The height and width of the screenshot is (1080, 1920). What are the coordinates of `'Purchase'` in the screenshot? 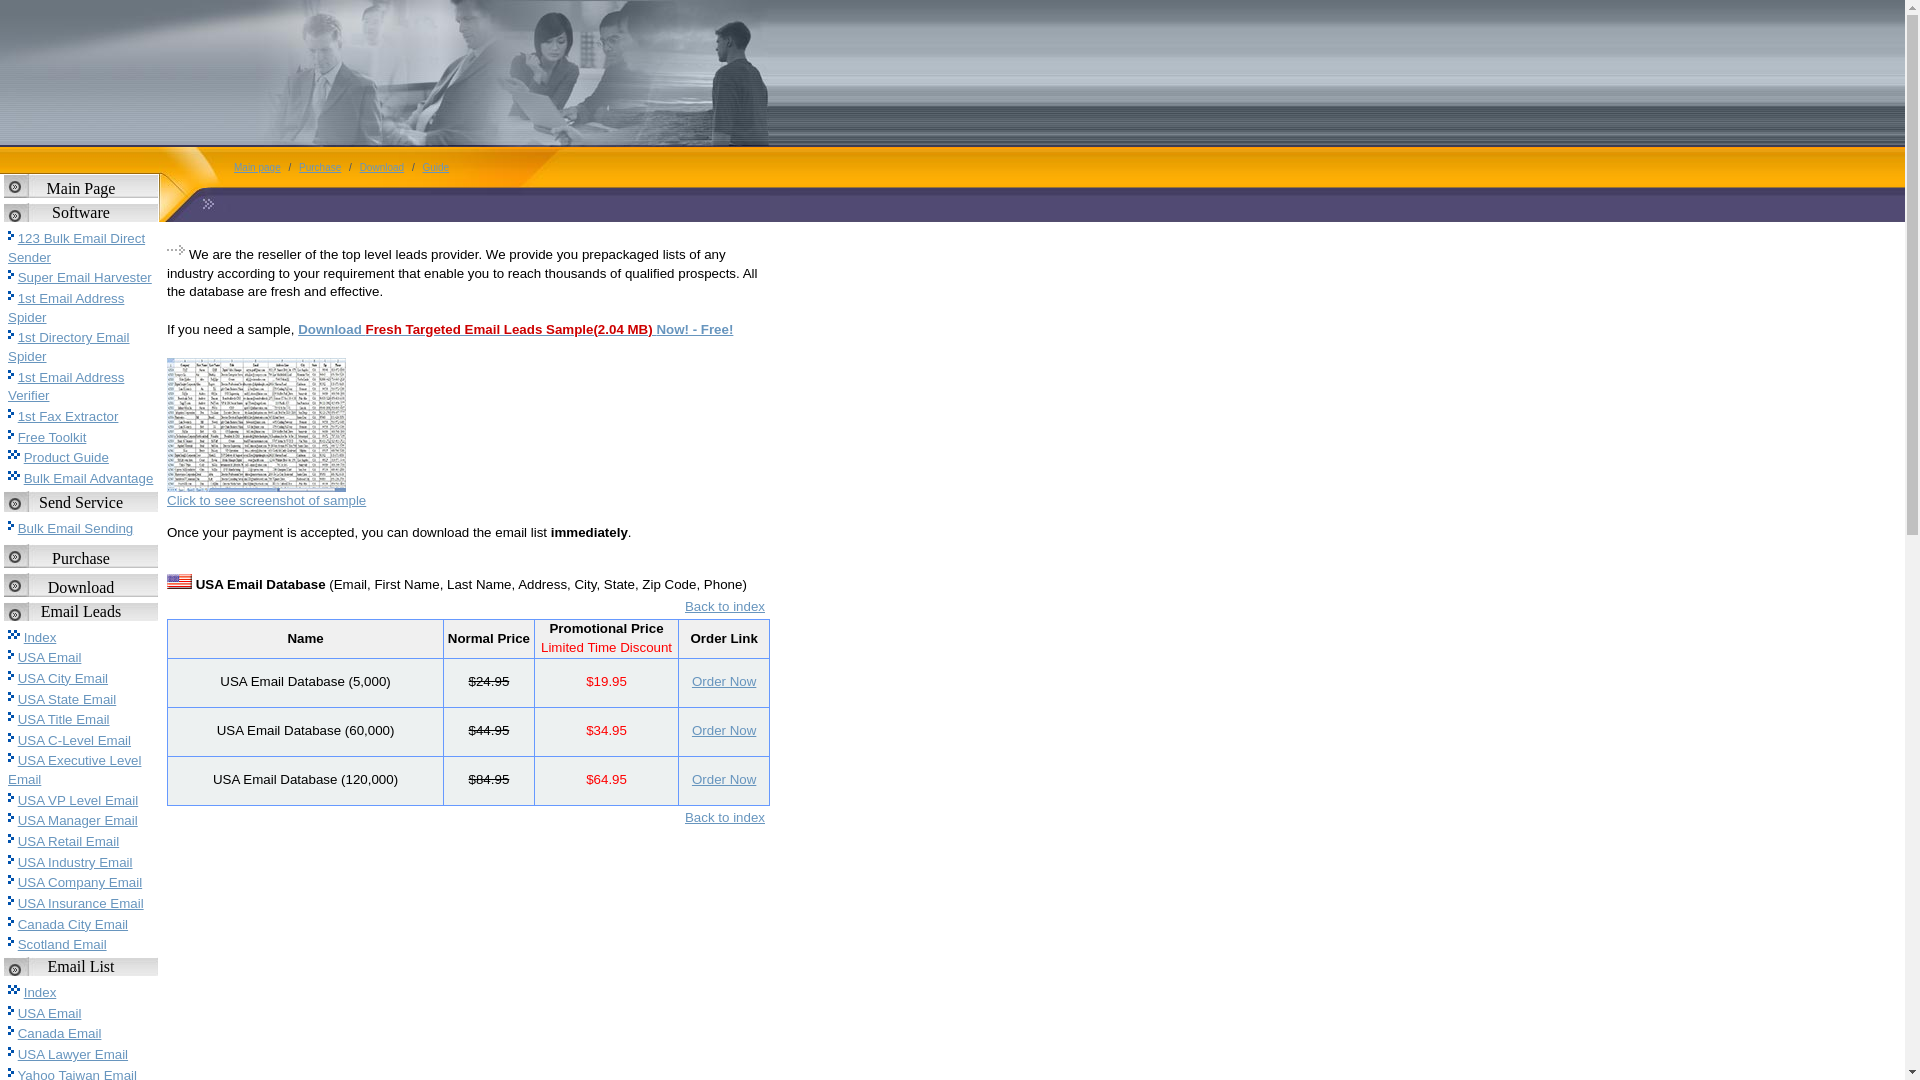 It's located at (80, 558).